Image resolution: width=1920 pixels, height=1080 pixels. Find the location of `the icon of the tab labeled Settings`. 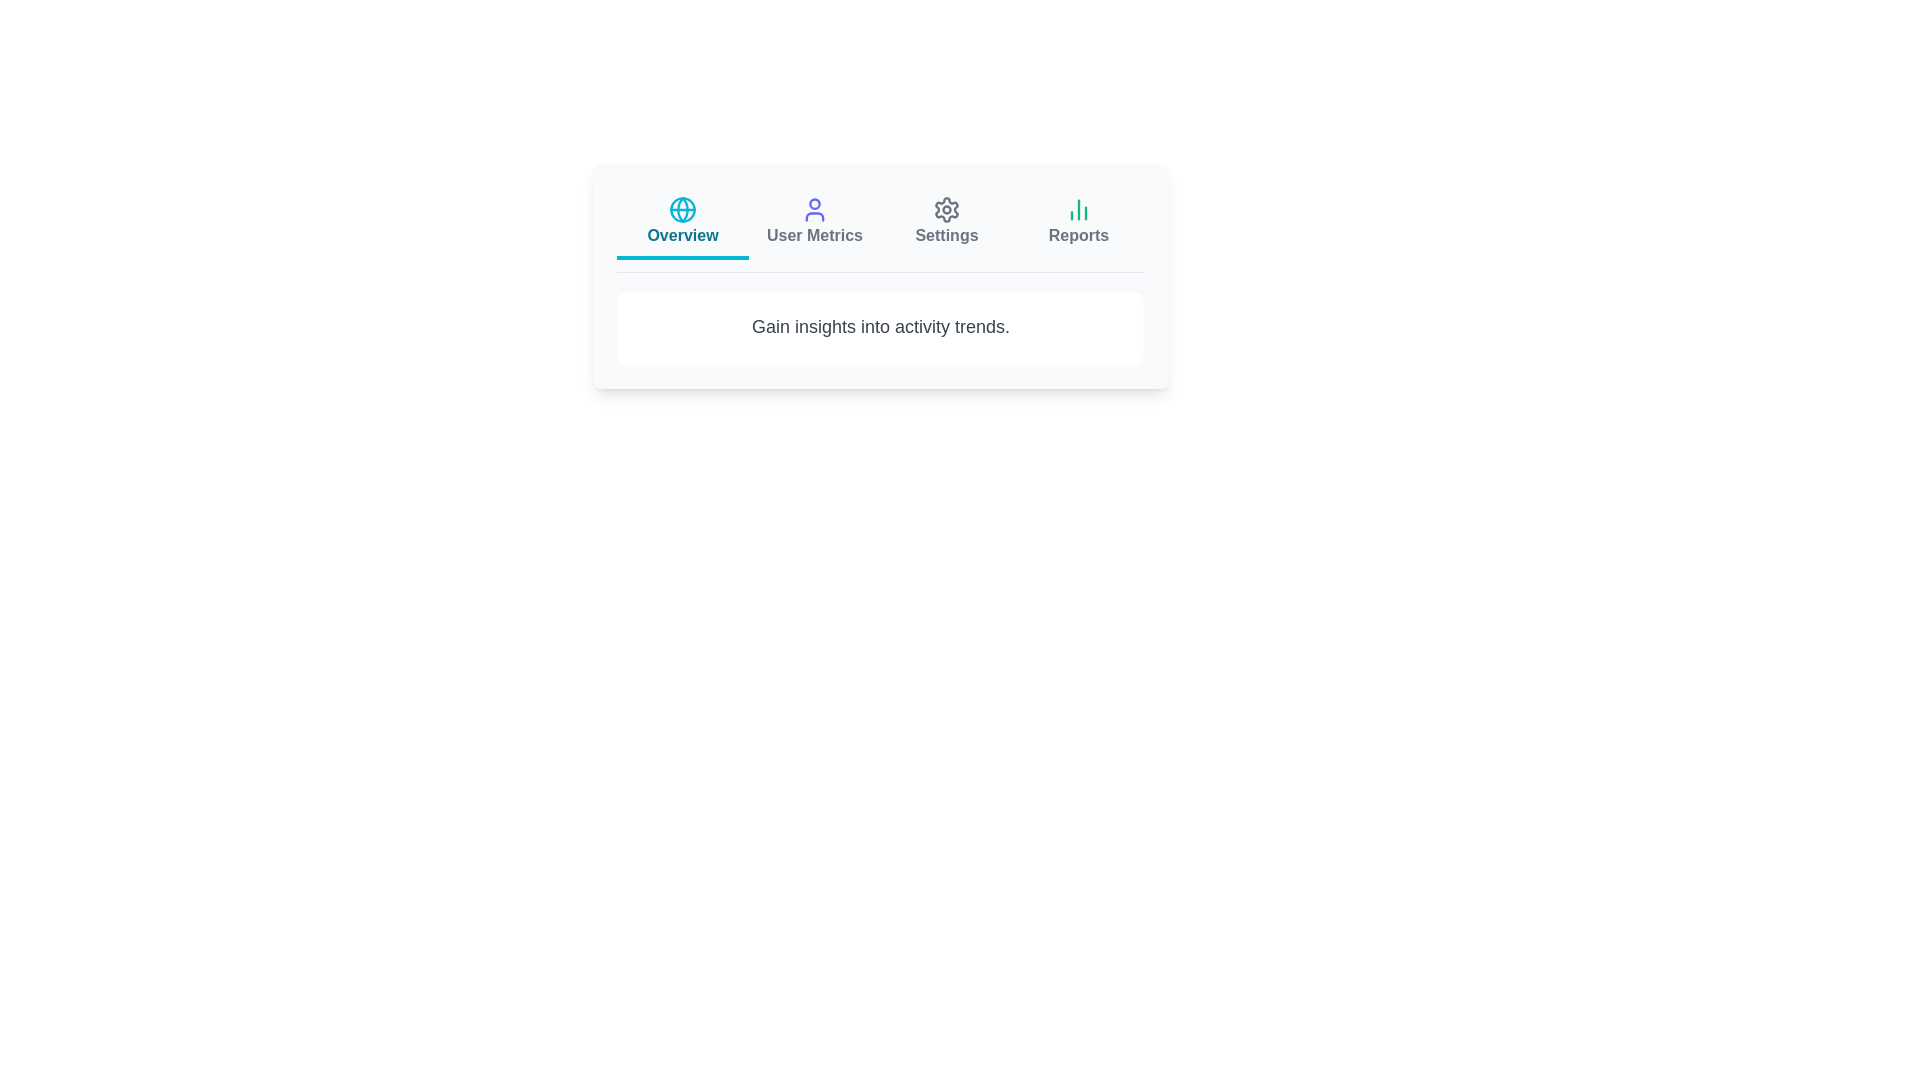

the icon of the tab labeled Settings is located at coordinates (945, 209).